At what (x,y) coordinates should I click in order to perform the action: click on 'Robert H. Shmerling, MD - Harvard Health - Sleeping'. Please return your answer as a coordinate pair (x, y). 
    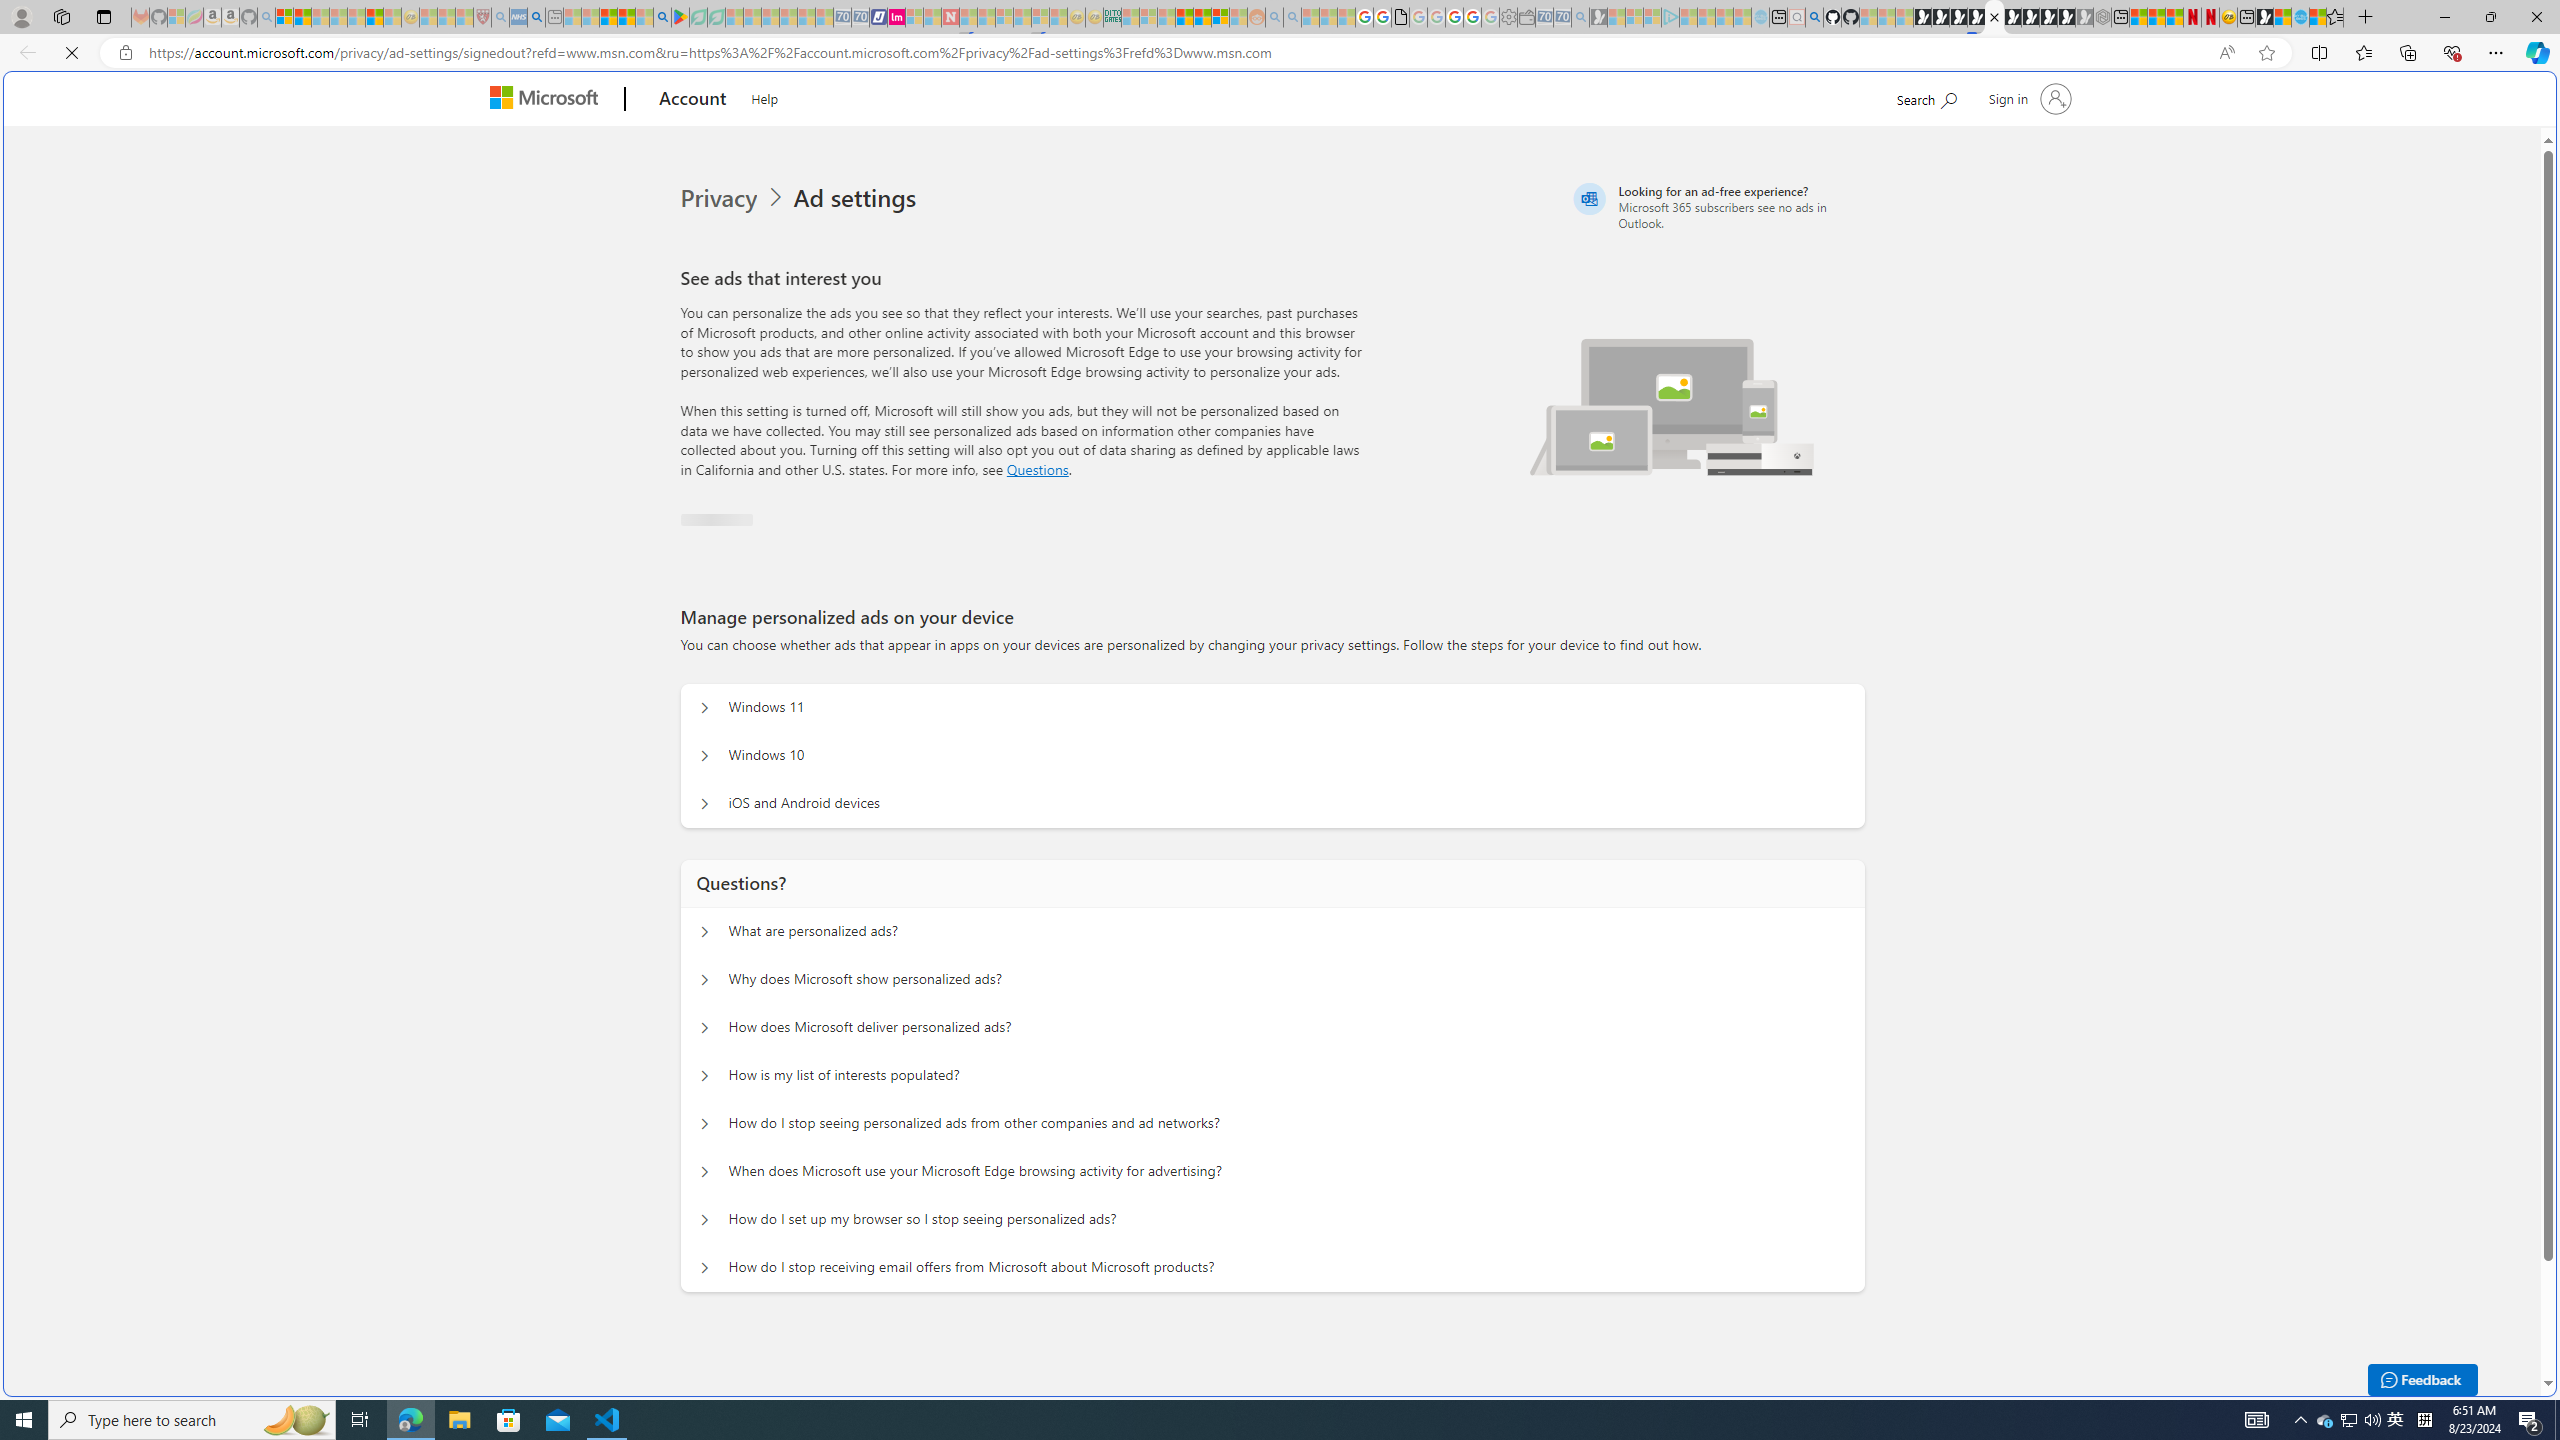
    Looking at the image, I should click on (481, 16).